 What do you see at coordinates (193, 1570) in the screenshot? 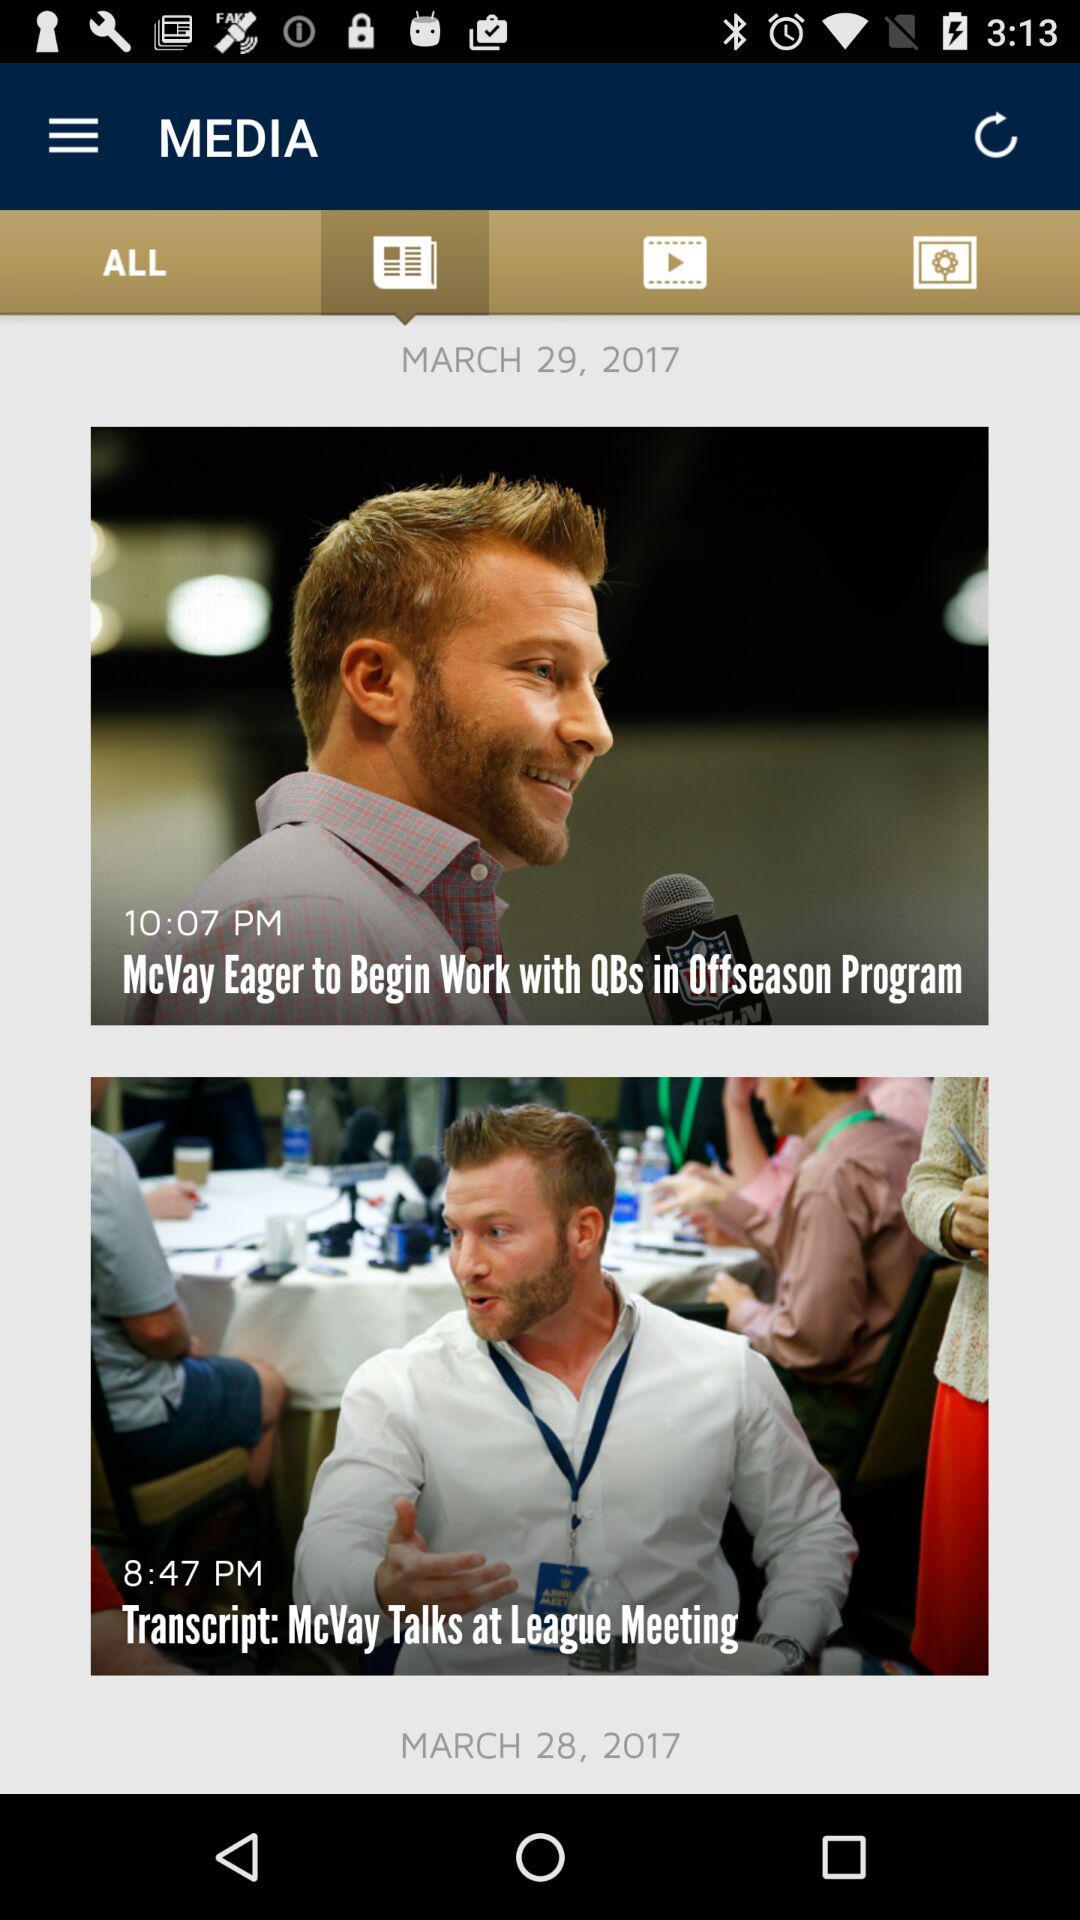
I see `the icon above transcript mcvay talks` at bounding box center [193, 1570].